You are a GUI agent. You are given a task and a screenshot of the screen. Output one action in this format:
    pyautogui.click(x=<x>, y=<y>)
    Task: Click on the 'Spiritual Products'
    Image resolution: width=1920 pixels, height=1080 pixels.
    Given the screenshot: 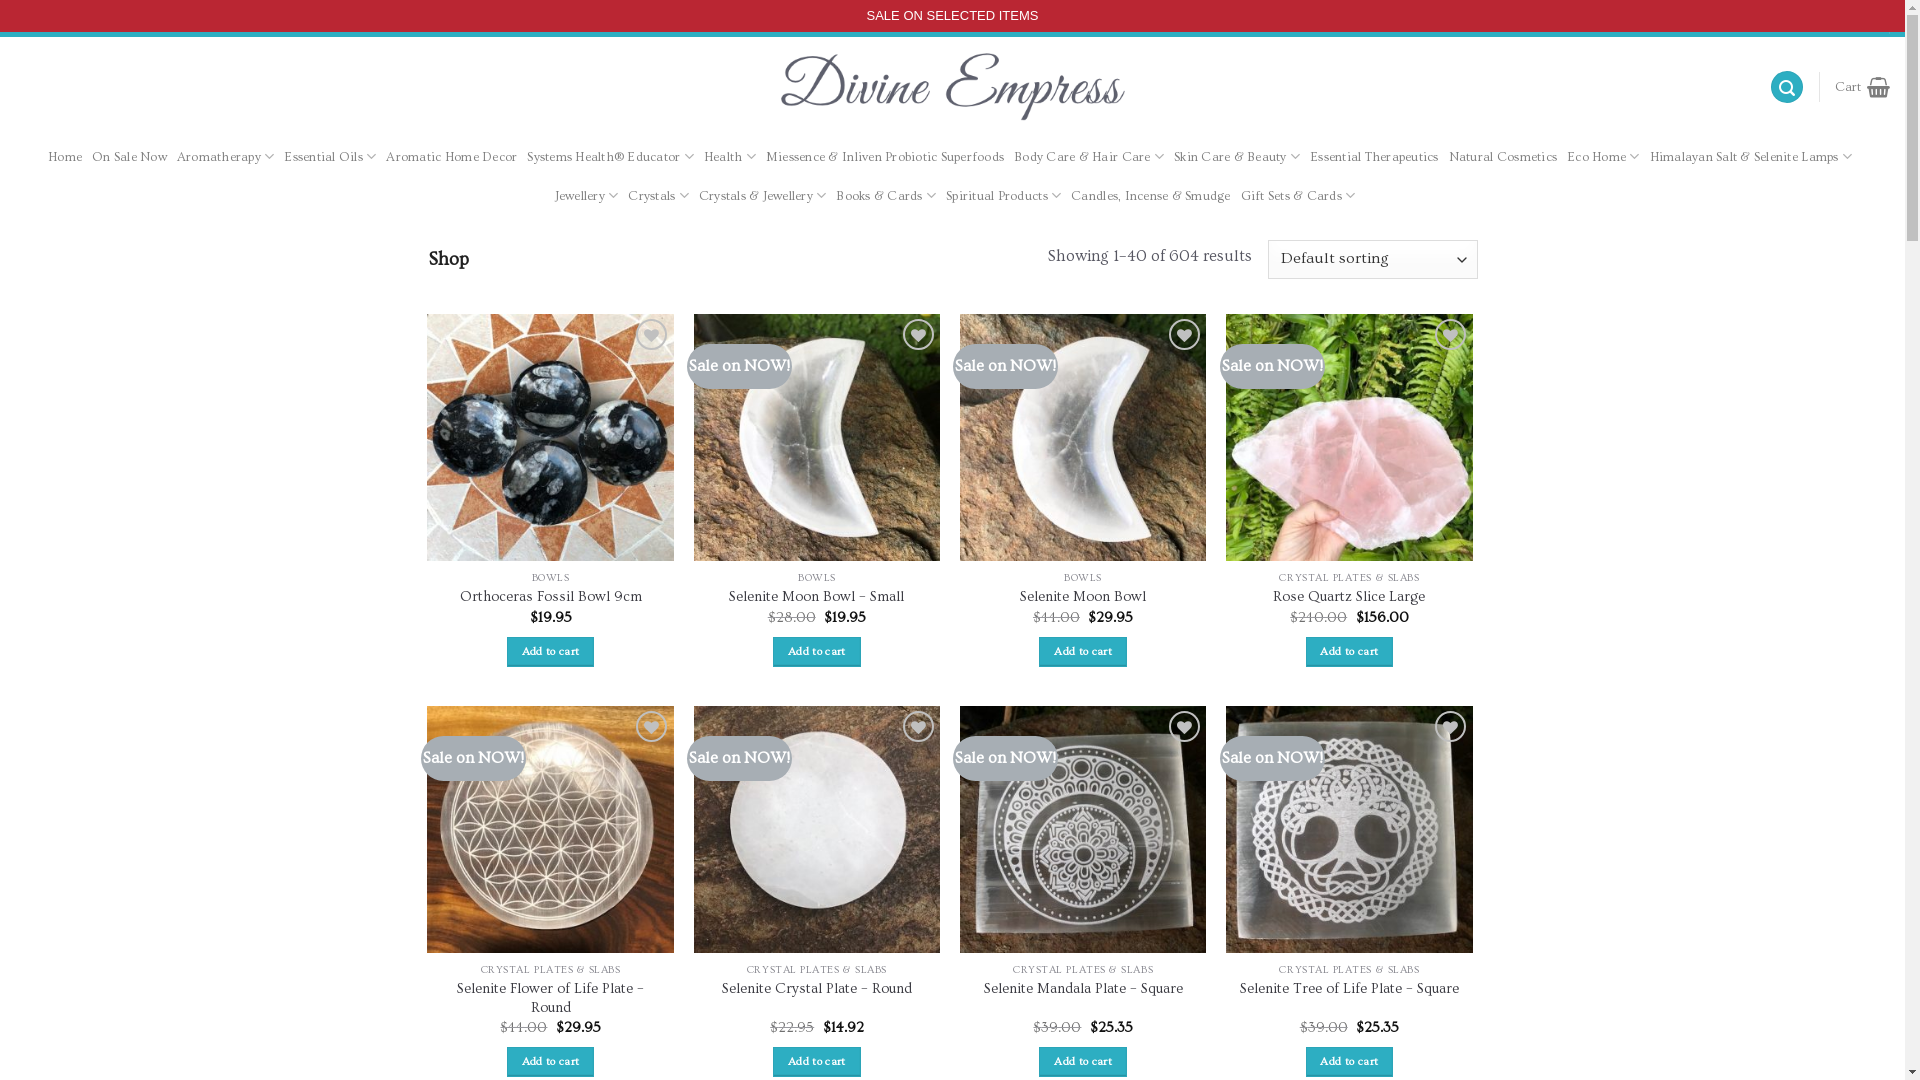 What is the action you would take?
    pyautogui.click(x=944, y=195)
    